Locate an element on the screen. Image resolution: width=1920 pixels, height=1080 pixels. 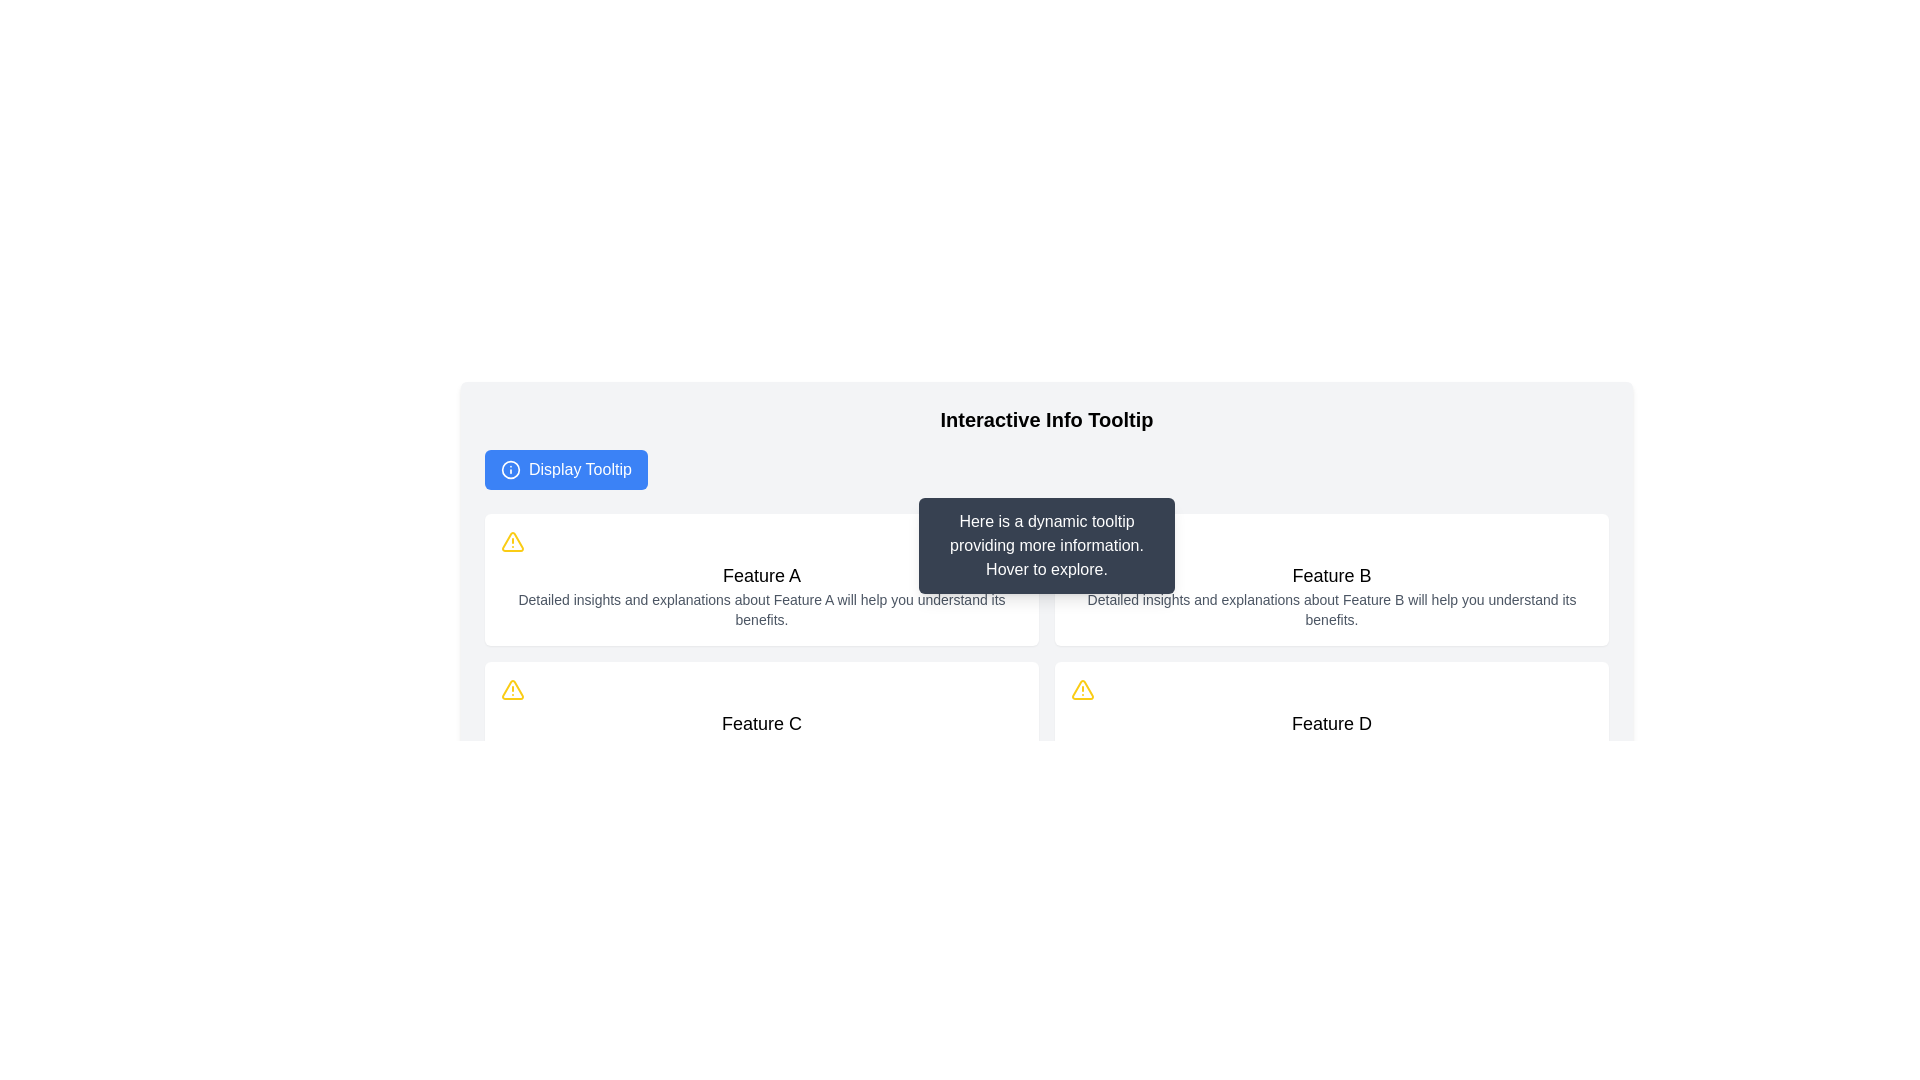
the Informational Card that provides detailed explanations about Feature D, located in the second row, second column of the grid layout is located at coordinates (1331, 728).